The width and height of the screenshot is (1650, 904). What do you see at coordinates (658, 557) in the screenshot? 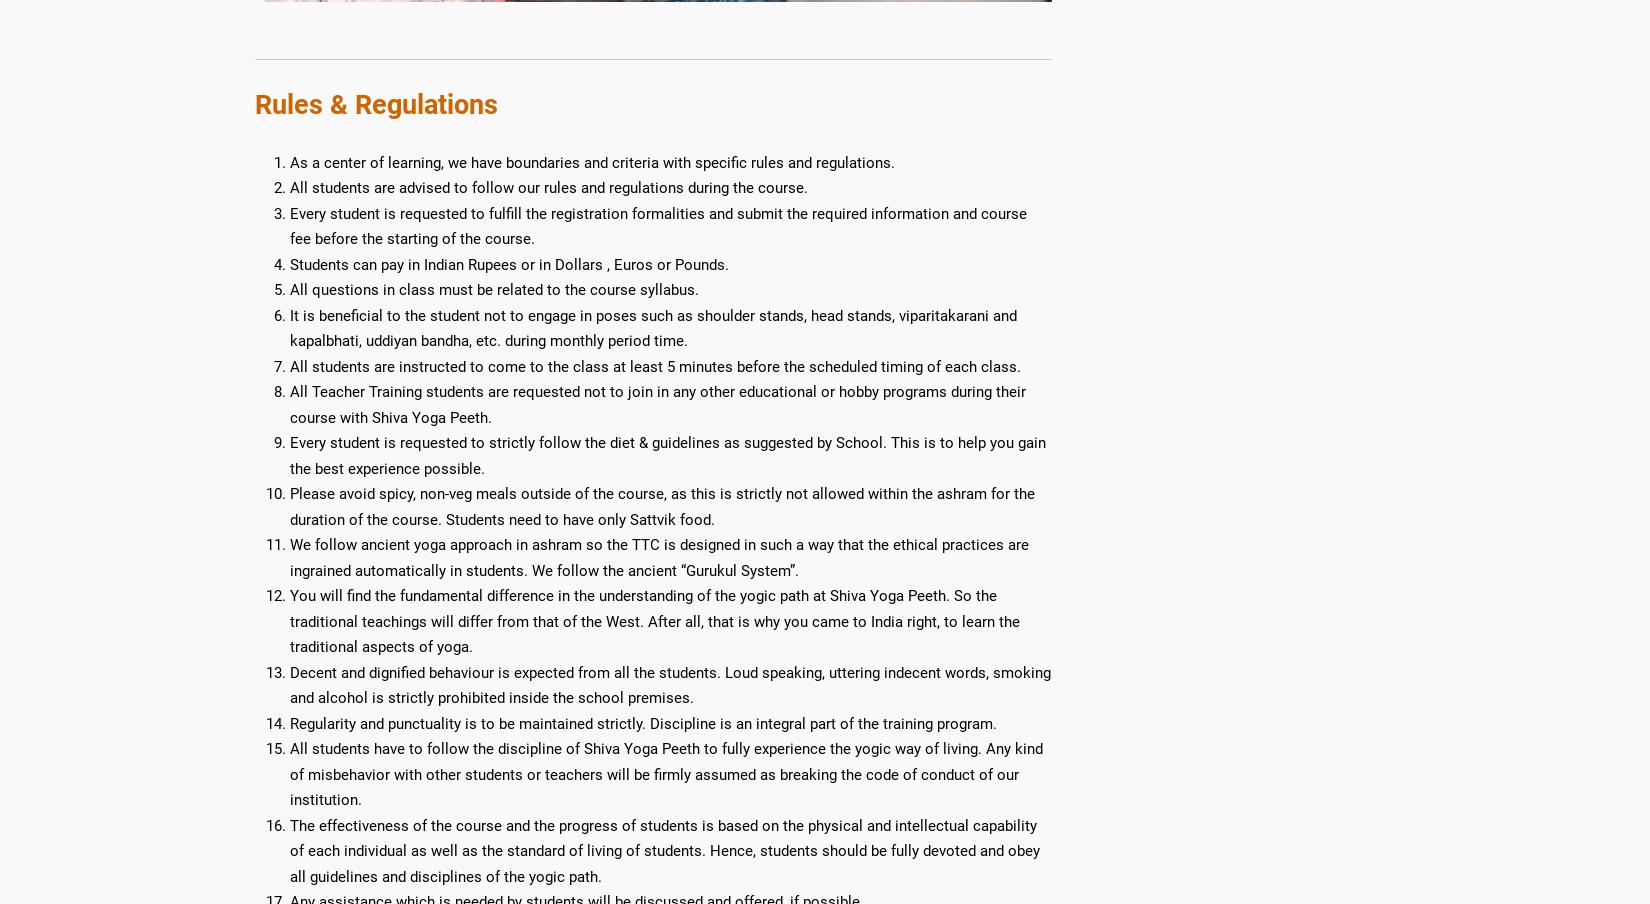
I see `'We follow ancient yoga approach in ashram so the TTC is designed in such a way that the ethical practices are ingrained automatically in students. We follow the ancient “Gurukul System”.'` at bounding box center [658, 557].